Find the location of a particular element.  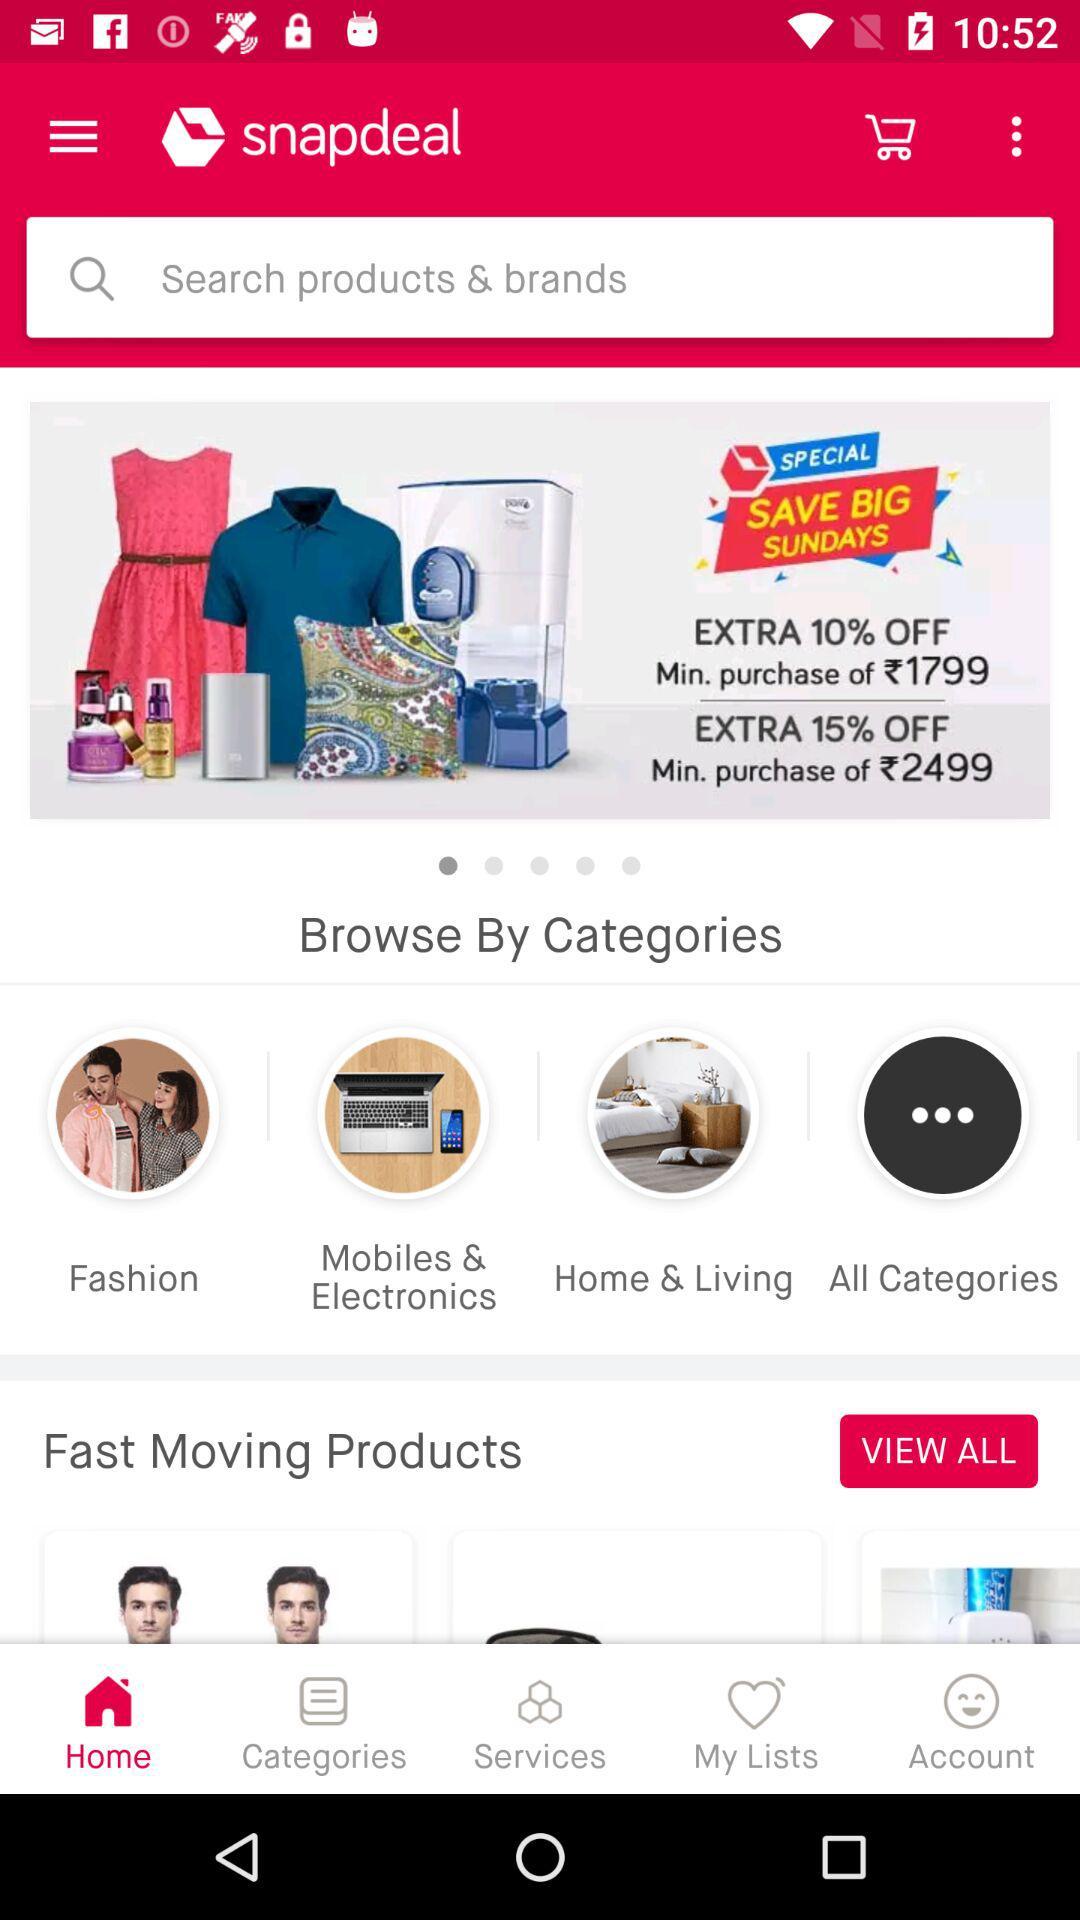

the icon to the right of the my lists item is located at coordinates (971, 1717).